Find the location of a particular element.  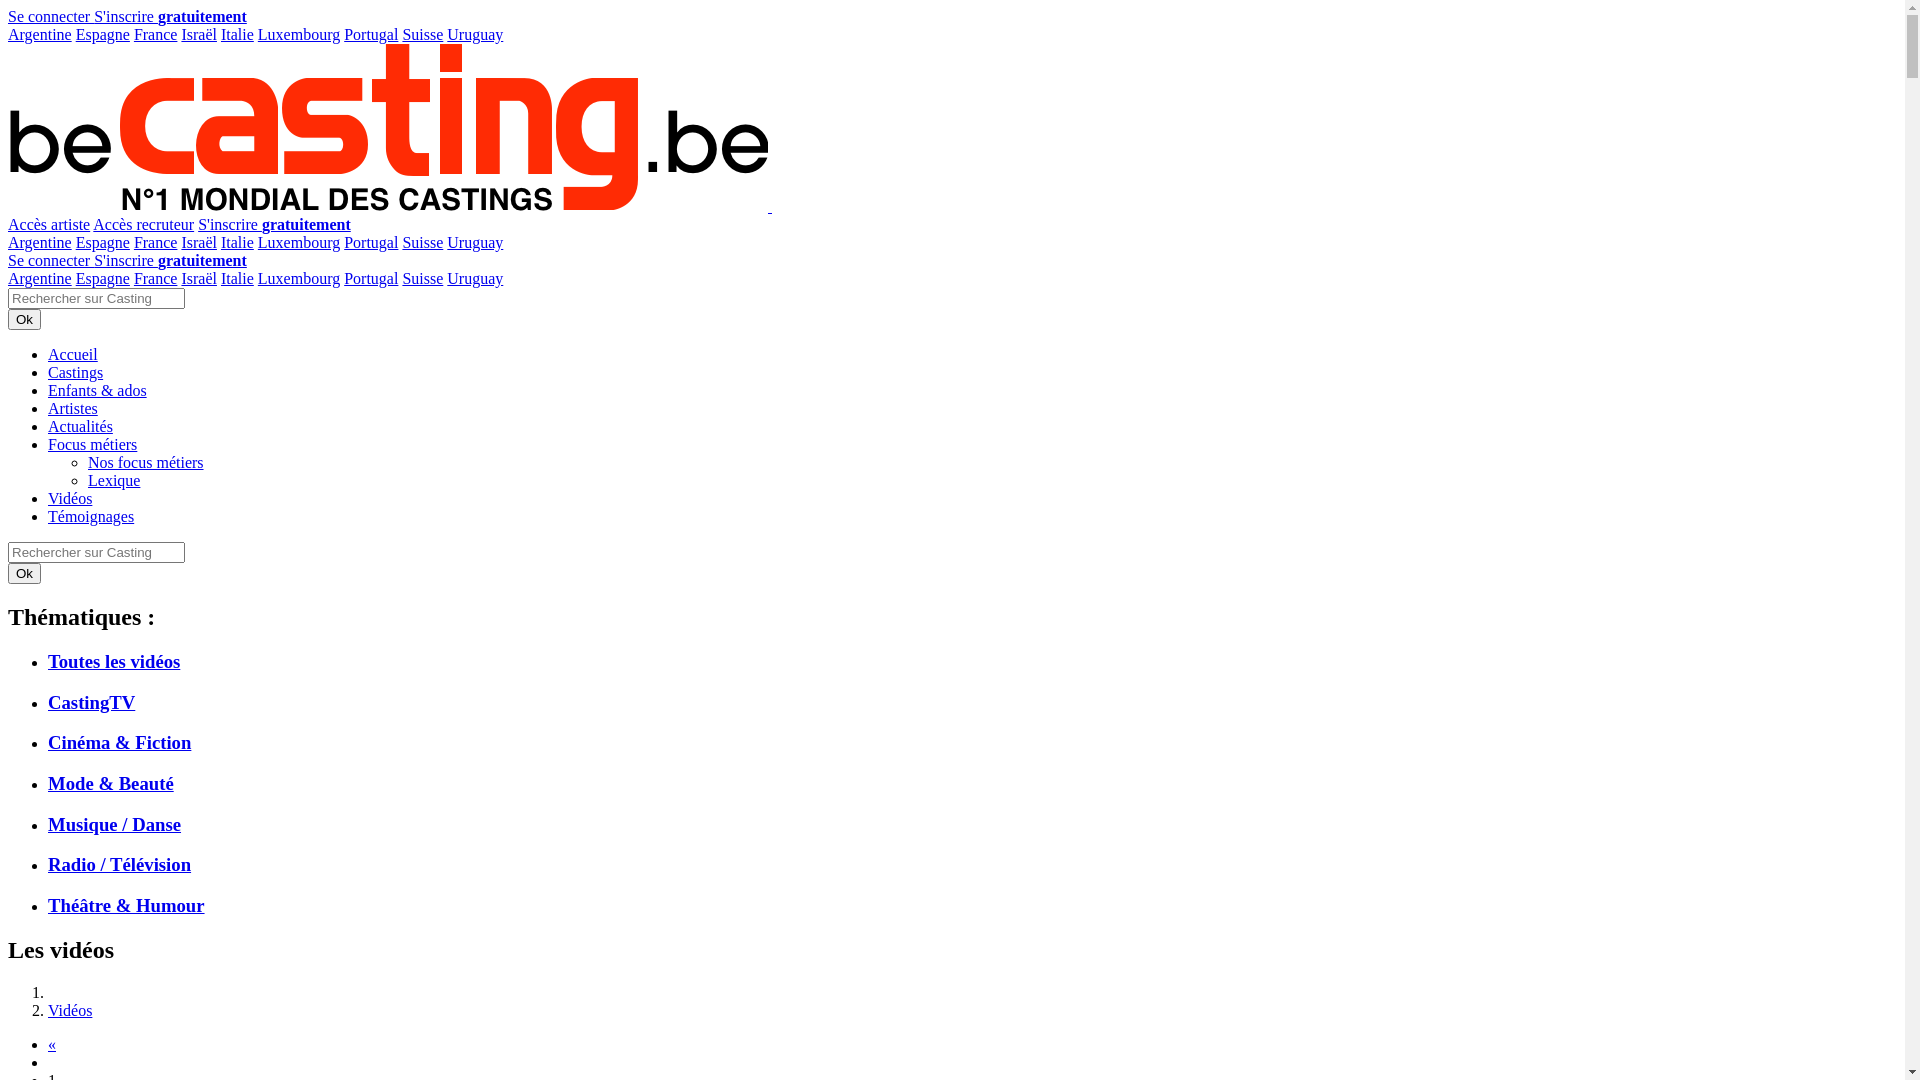

'Artistes' is located at coordinates (72, 407).